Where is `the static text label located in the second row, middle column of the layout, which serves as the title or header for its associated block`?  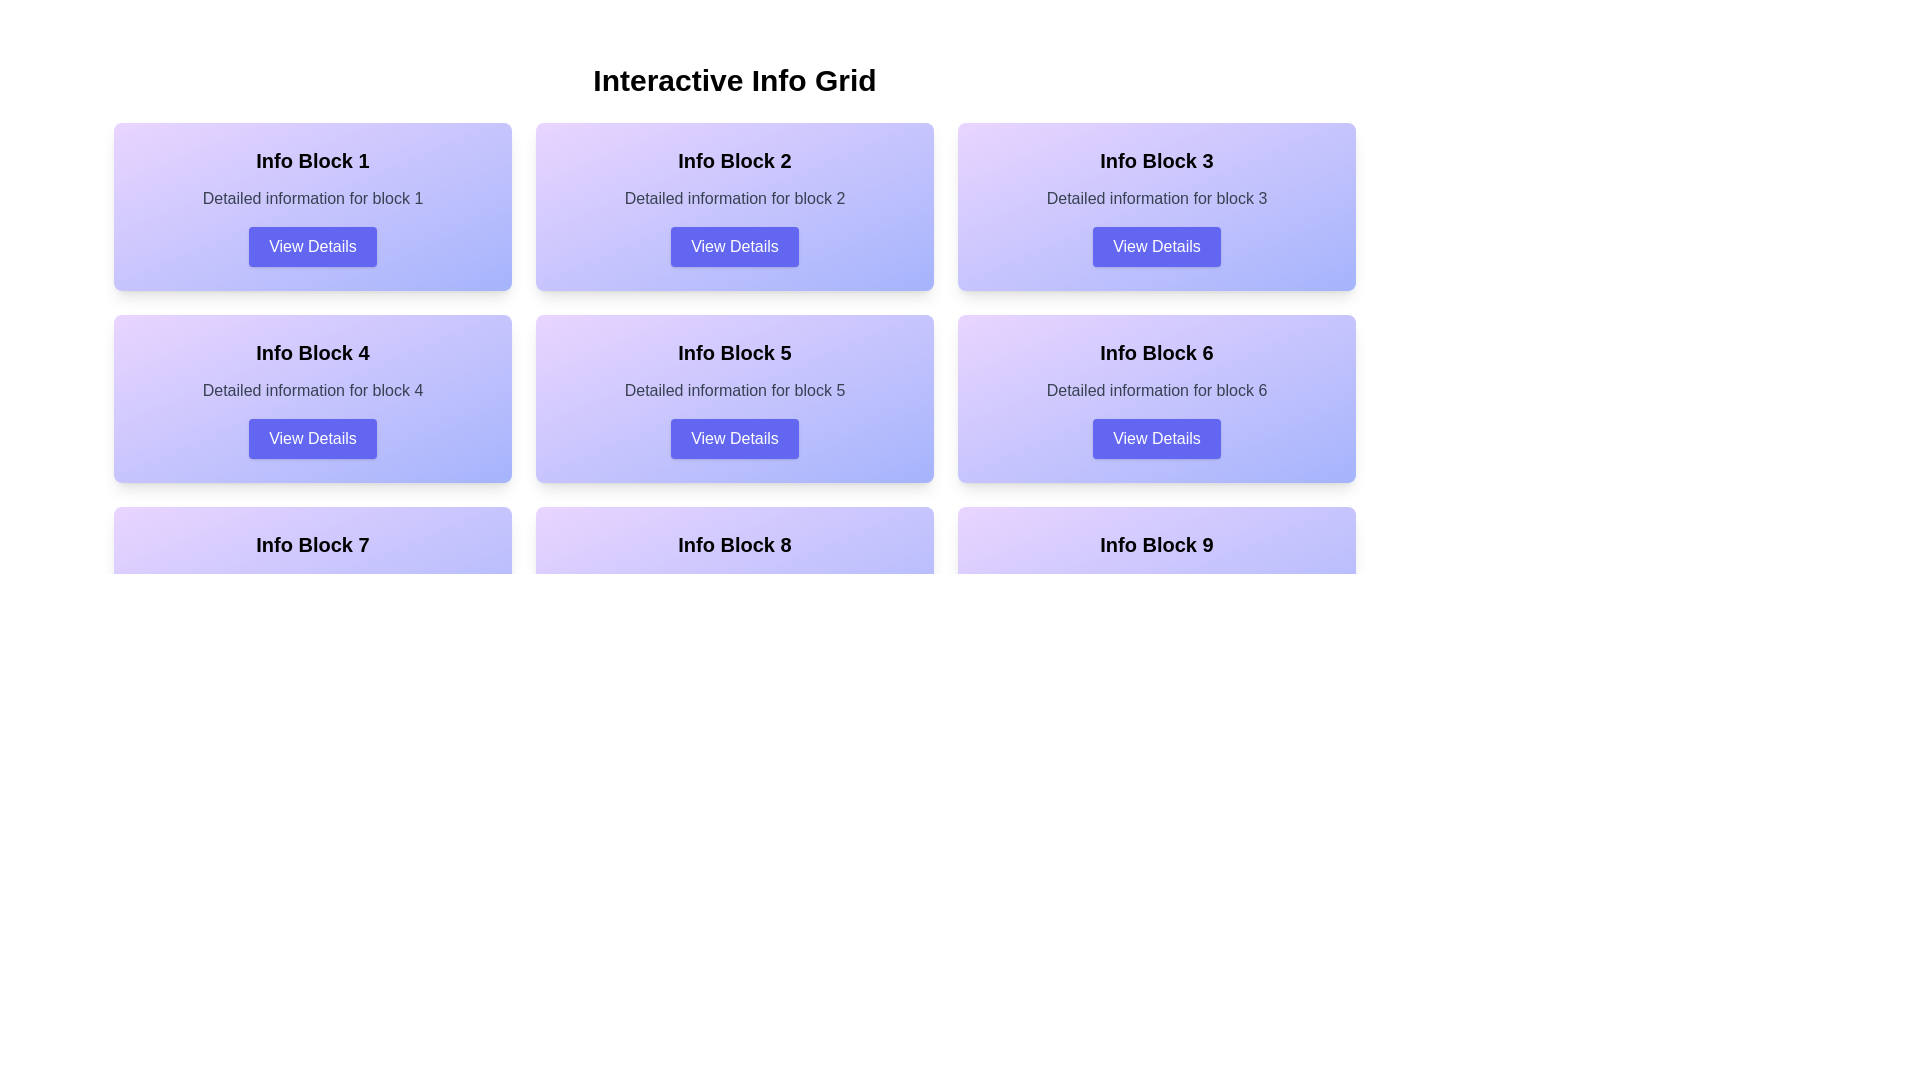
the static text label located in the second row, middle column of the layout, which serves as the title or header for its associated block is located at coordinates (733, 352).